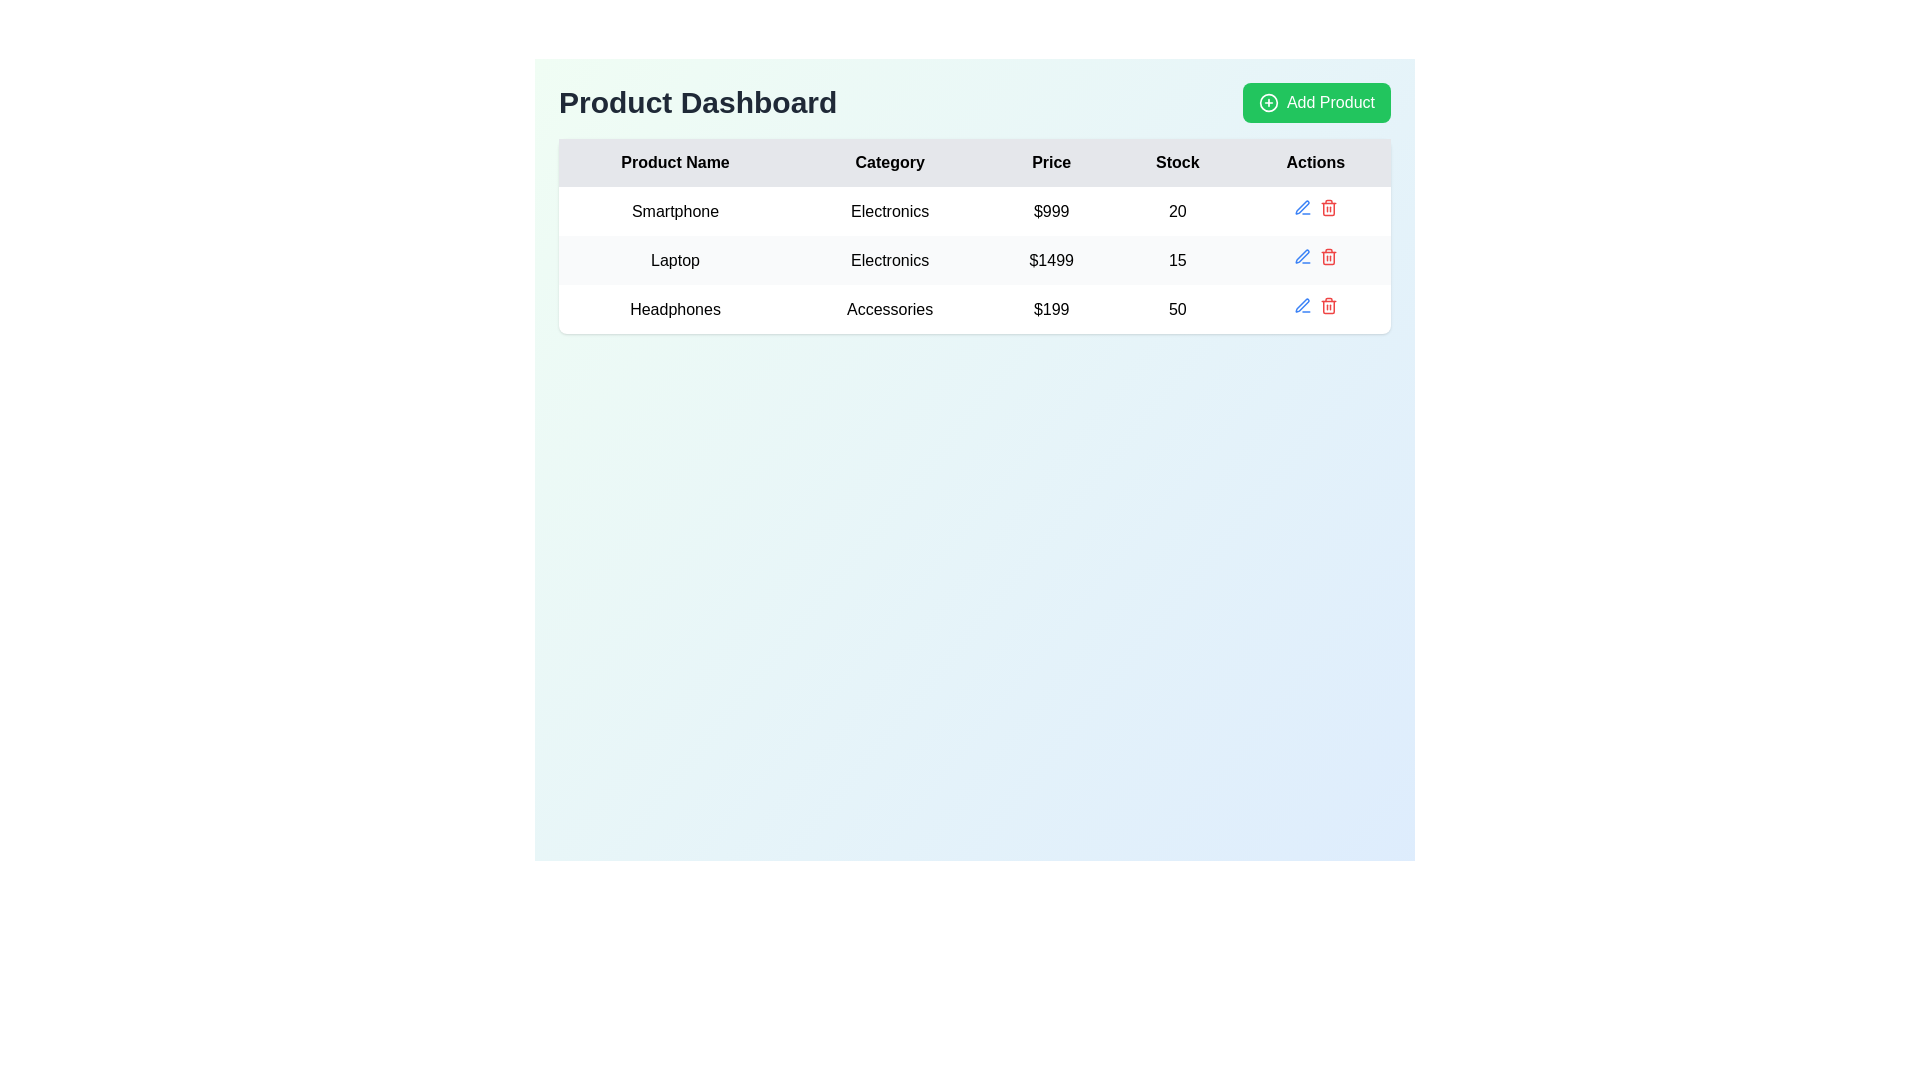 The height and width of the screenshot is (1080, 1920). Describe the element at coordinates (1050, 211) in the screenshot. I see `the text label displaying the price '$999' in bold font style, located in the 'Price' column of the product table, adjacent to 'Electronics' on the left and '20' on the right` at that location.